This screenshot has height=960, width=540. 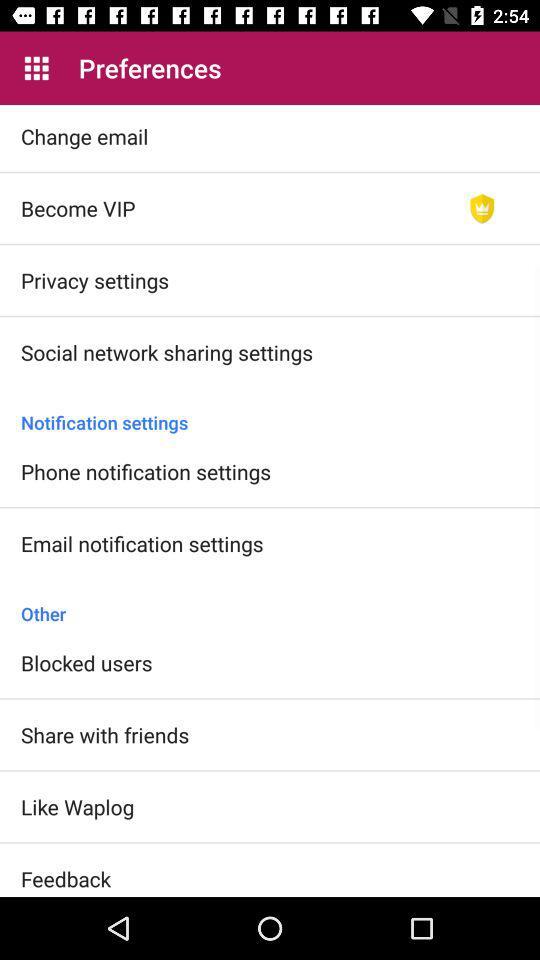 I want to click on icon above like waplog item, so click(x=105, y=733).